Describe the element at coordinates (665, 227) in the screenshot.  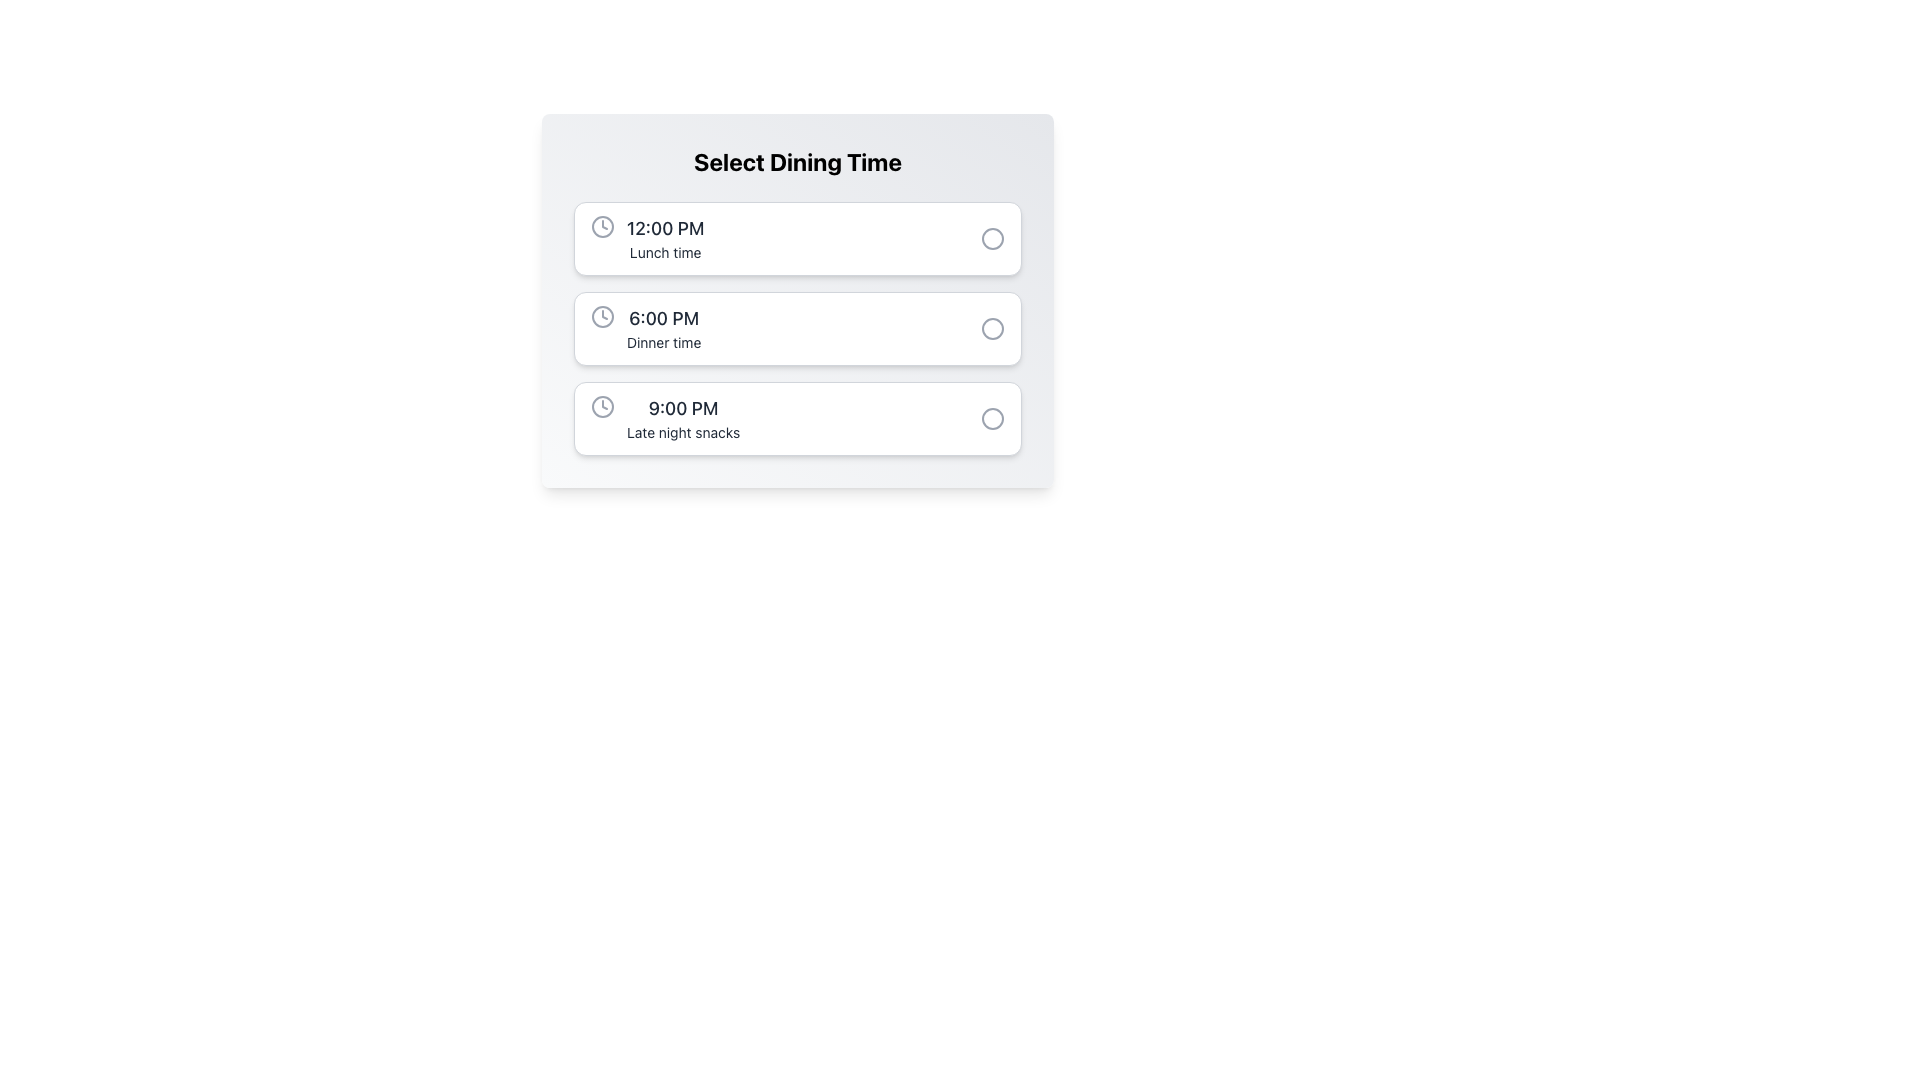
I see `the text label indicating the time '12:00 PM' located at the top-left of the first time selection card next to the clock icon` at that location.